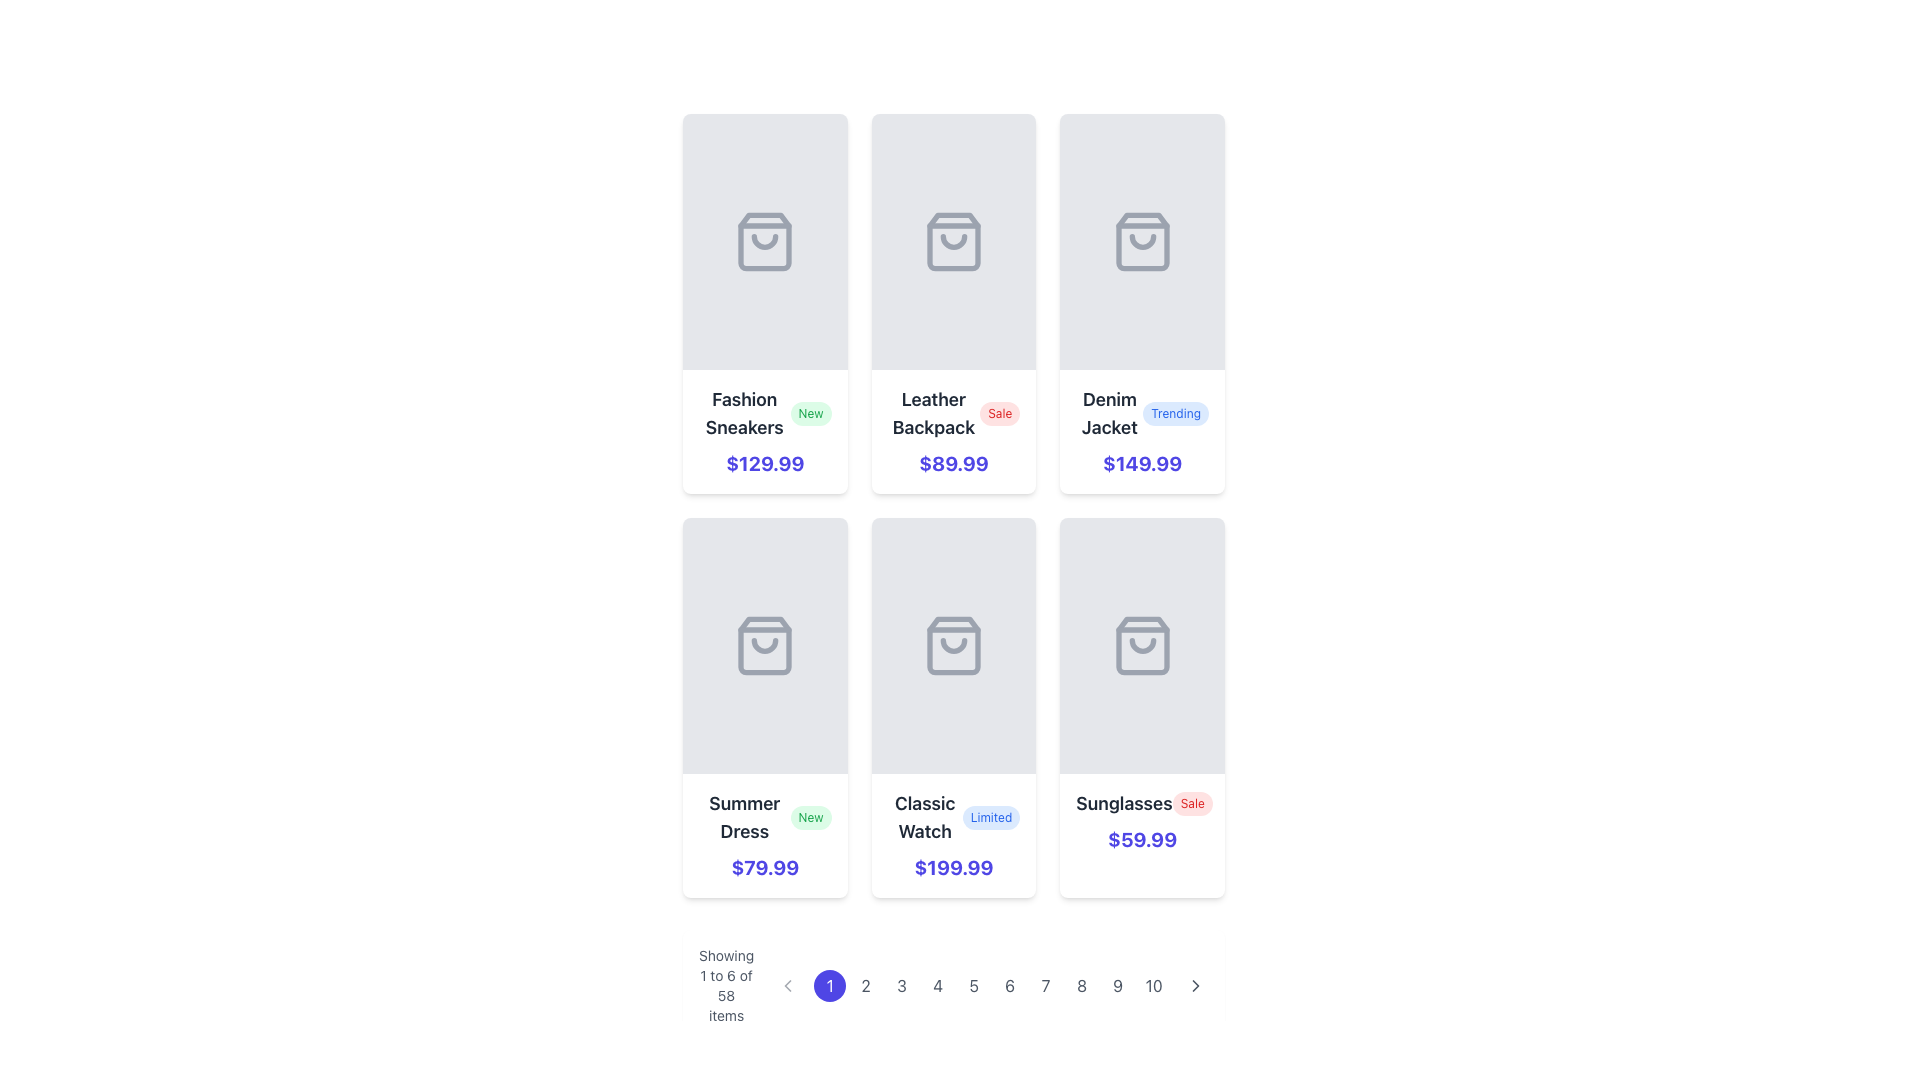 This screenshot has height=1080, width=1920. I want to click on text content of the 'Classic Watch' element with a badge, which is located in the center card of the middle row in a grid layout, positioned above the price '$199.99', so click(953, 817).